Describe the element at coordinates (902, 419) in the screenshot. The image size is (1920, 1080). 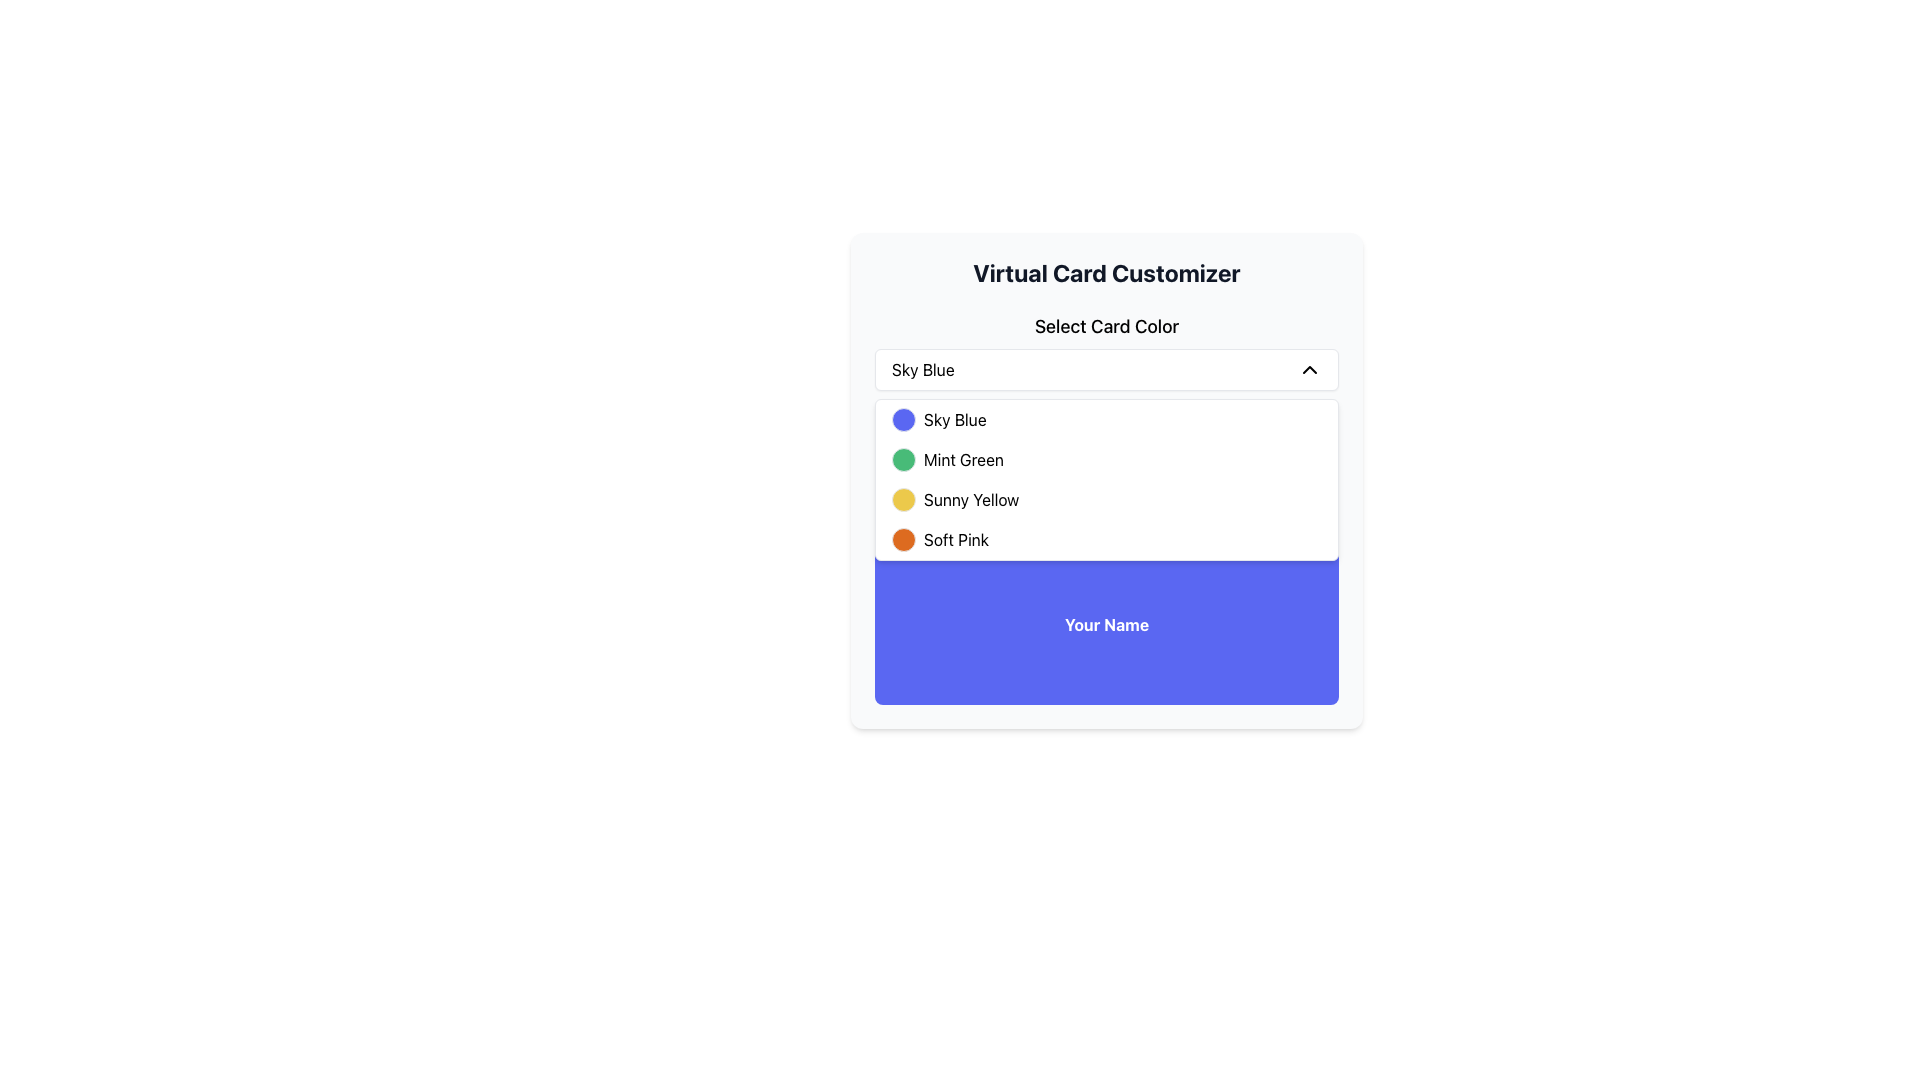
I see `the 'Sky Blue' decorative color indicator in the dropdown menu titled 'Select Card Color'` at that location.